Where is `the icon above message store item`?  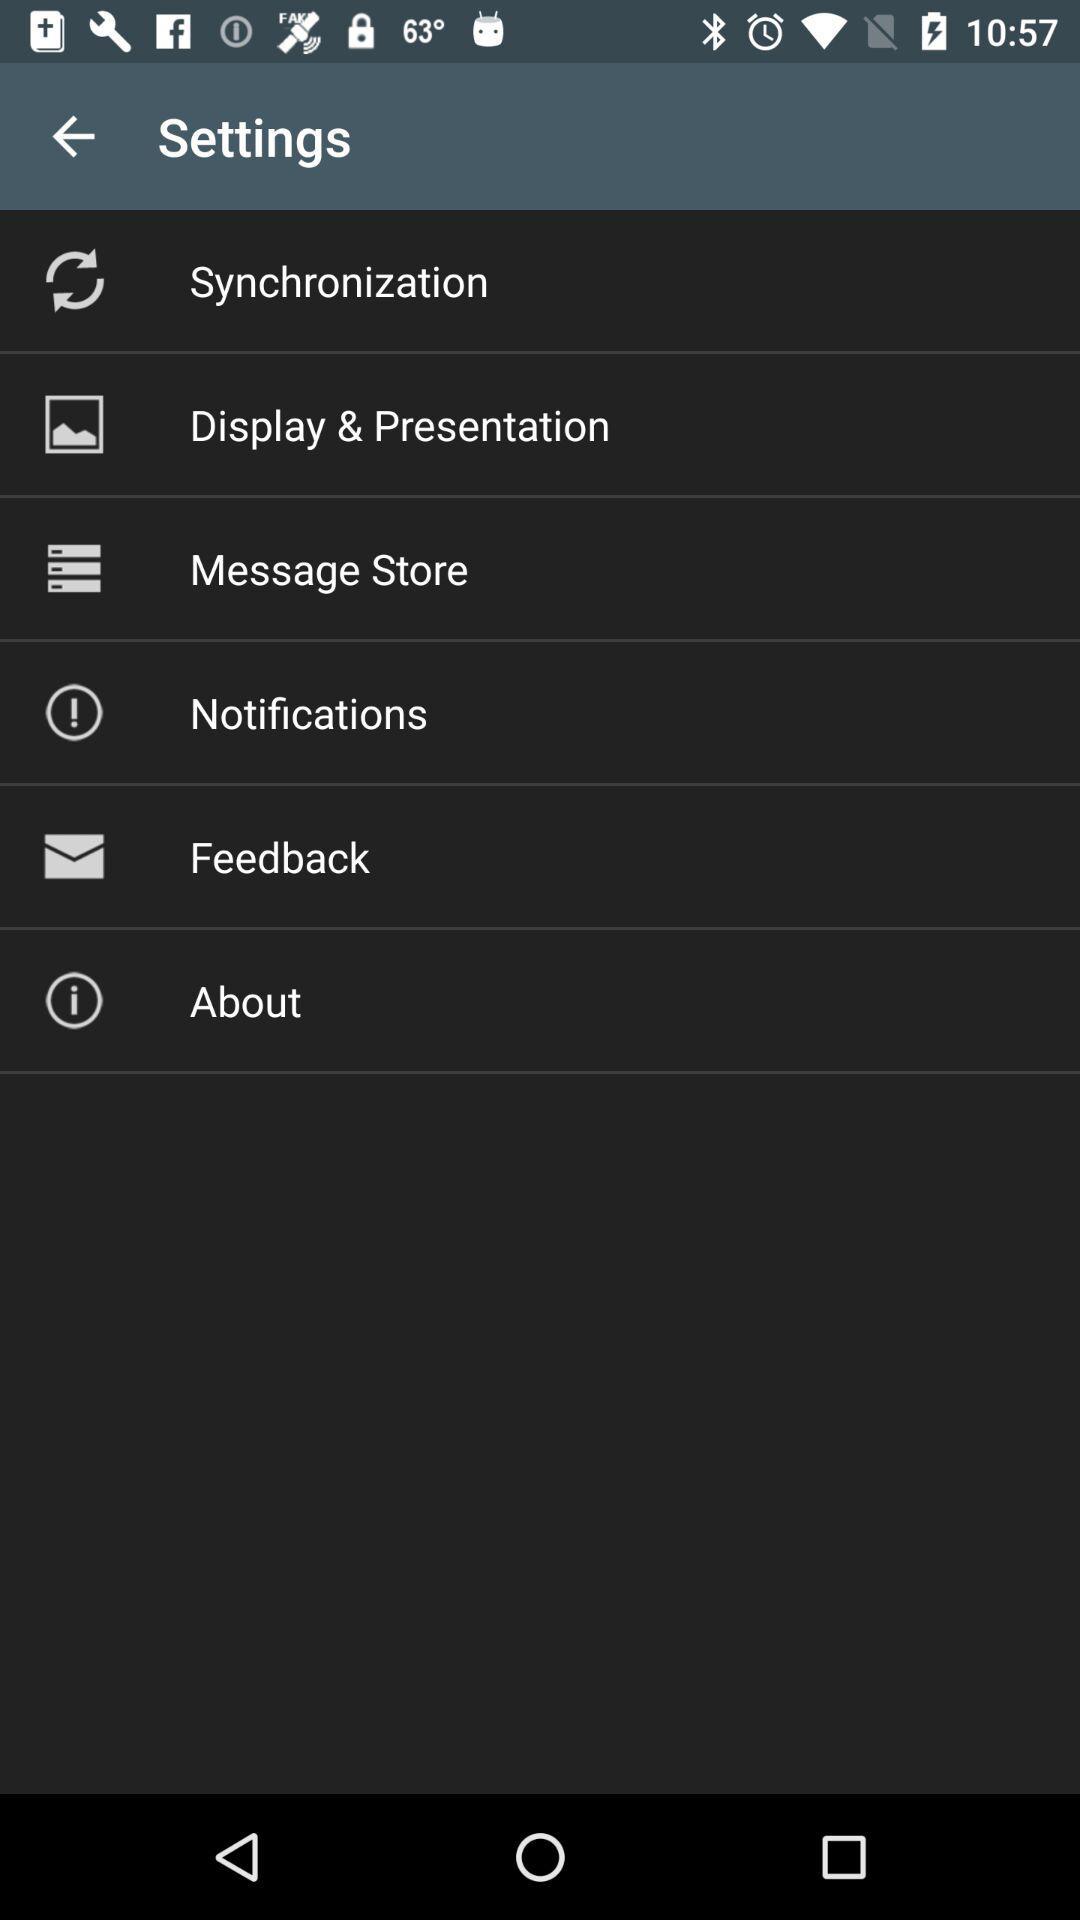
the icon above message store item is located at coordinates (400, 423).